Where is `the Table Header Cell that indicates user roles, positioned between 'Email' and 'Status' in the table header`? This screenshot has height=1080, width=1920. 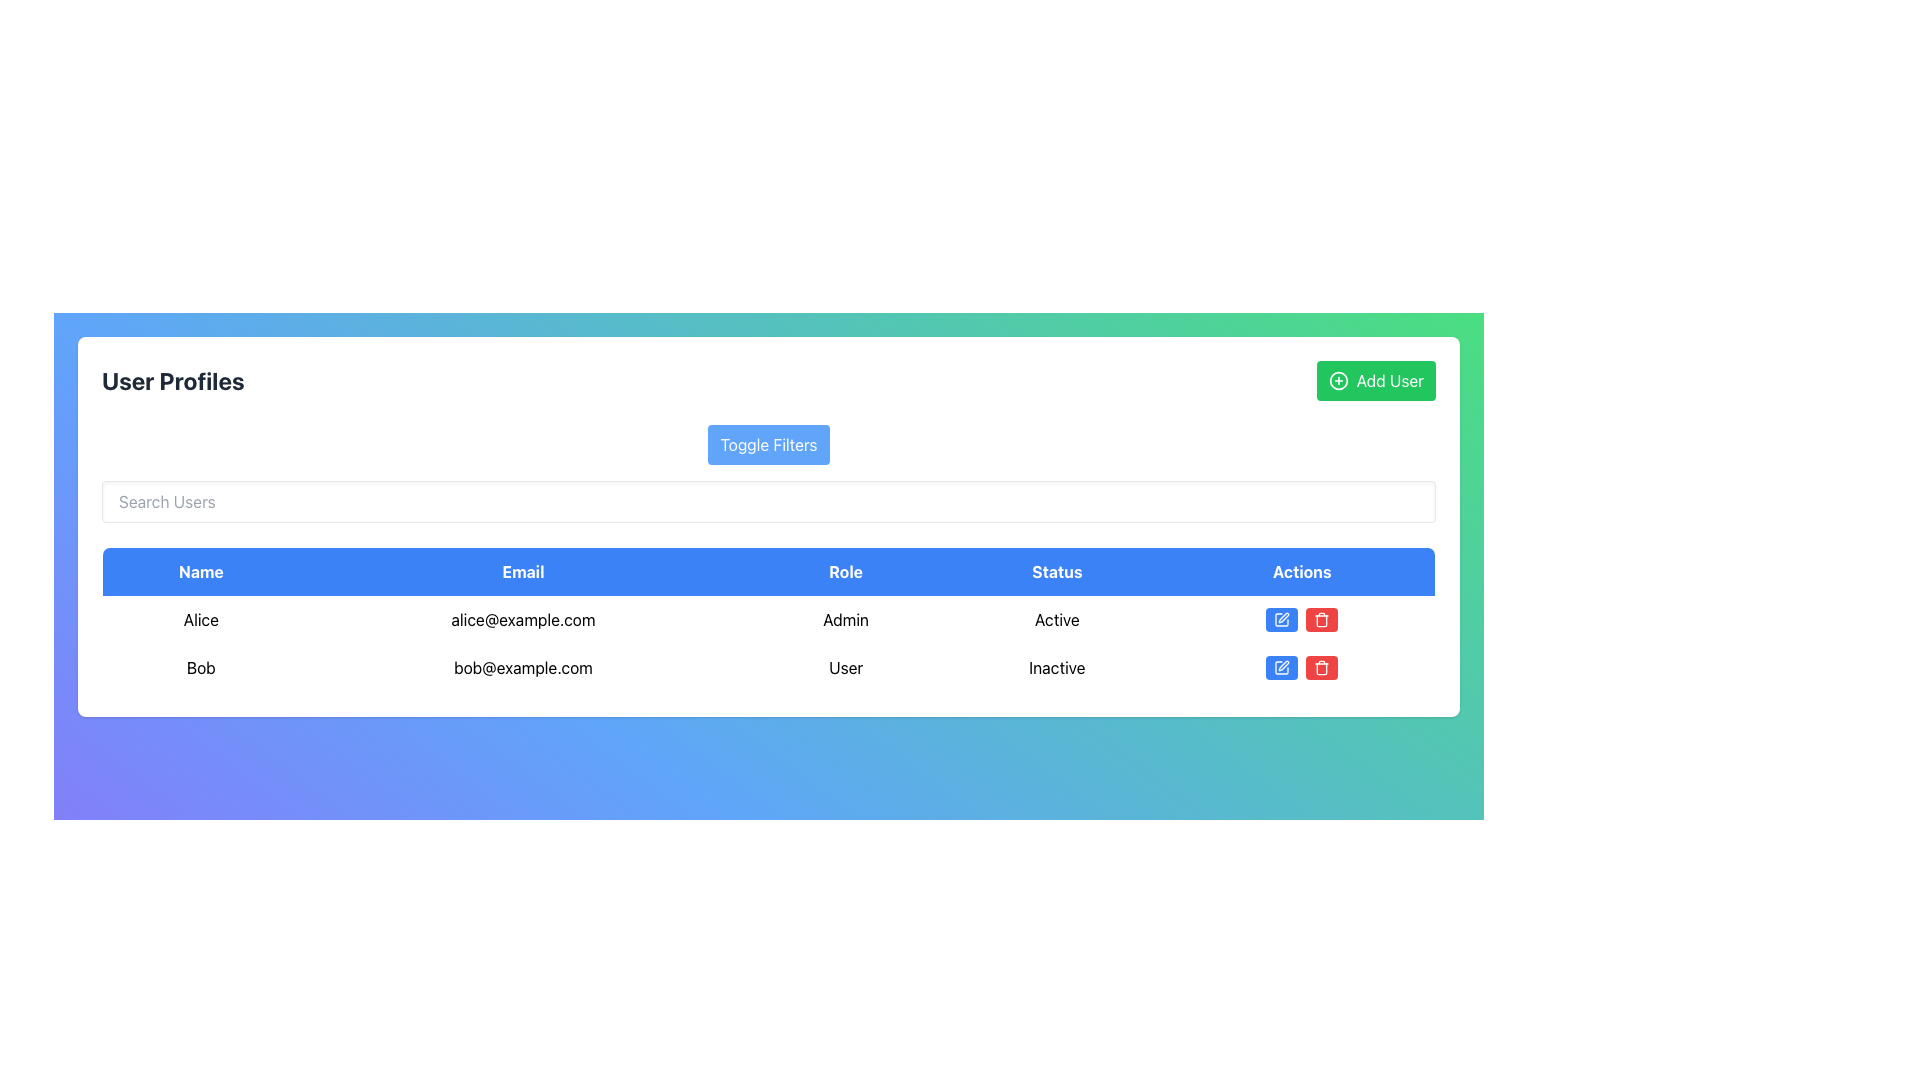 the Table Header Cell that indicates user roles, positioned between 'Email' and 'Status' in the table header is located at coordinates (846, 571).